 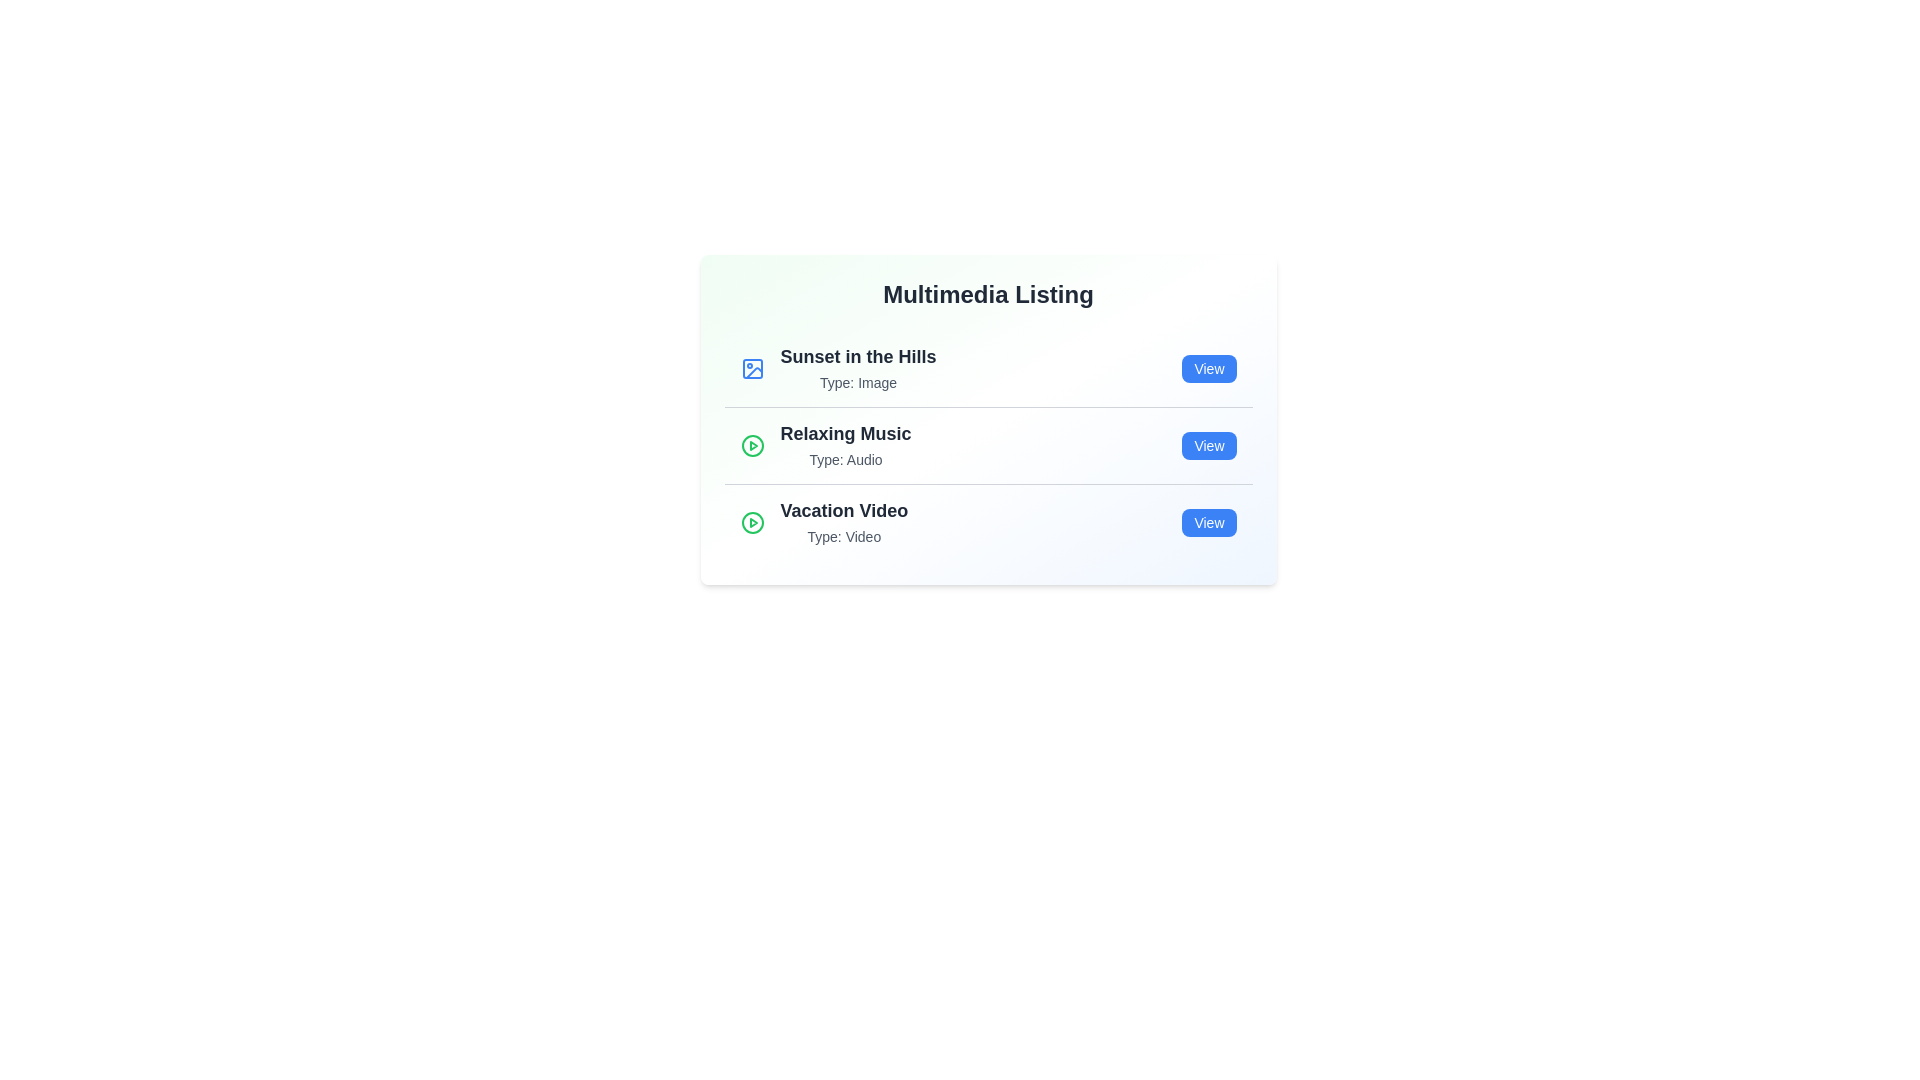 I want to click on the list item corresponding to Sunset in the Hills, so click(x=988, y=369).